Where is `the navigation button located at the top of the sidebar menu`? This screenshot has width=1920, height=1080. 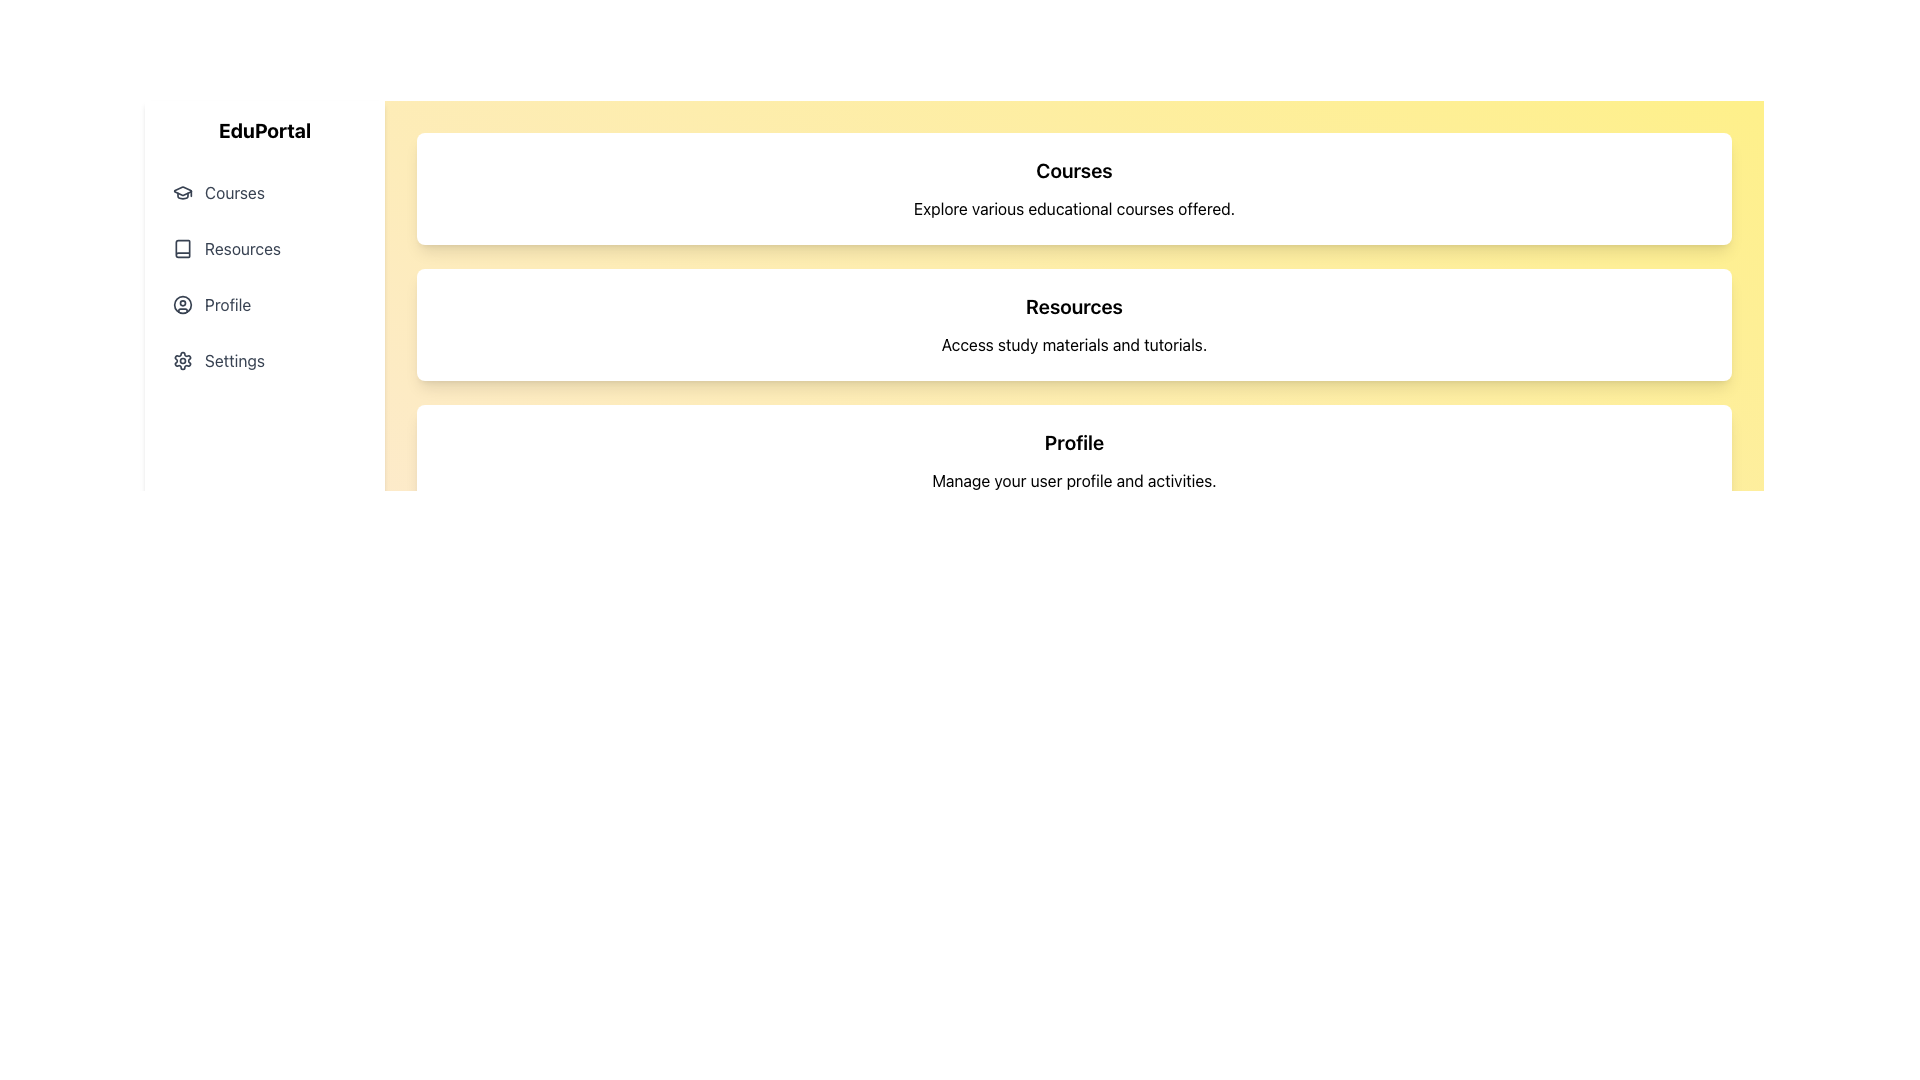
the navigation button located at the top of the sidebar menu is located at coordinates (263, 192).